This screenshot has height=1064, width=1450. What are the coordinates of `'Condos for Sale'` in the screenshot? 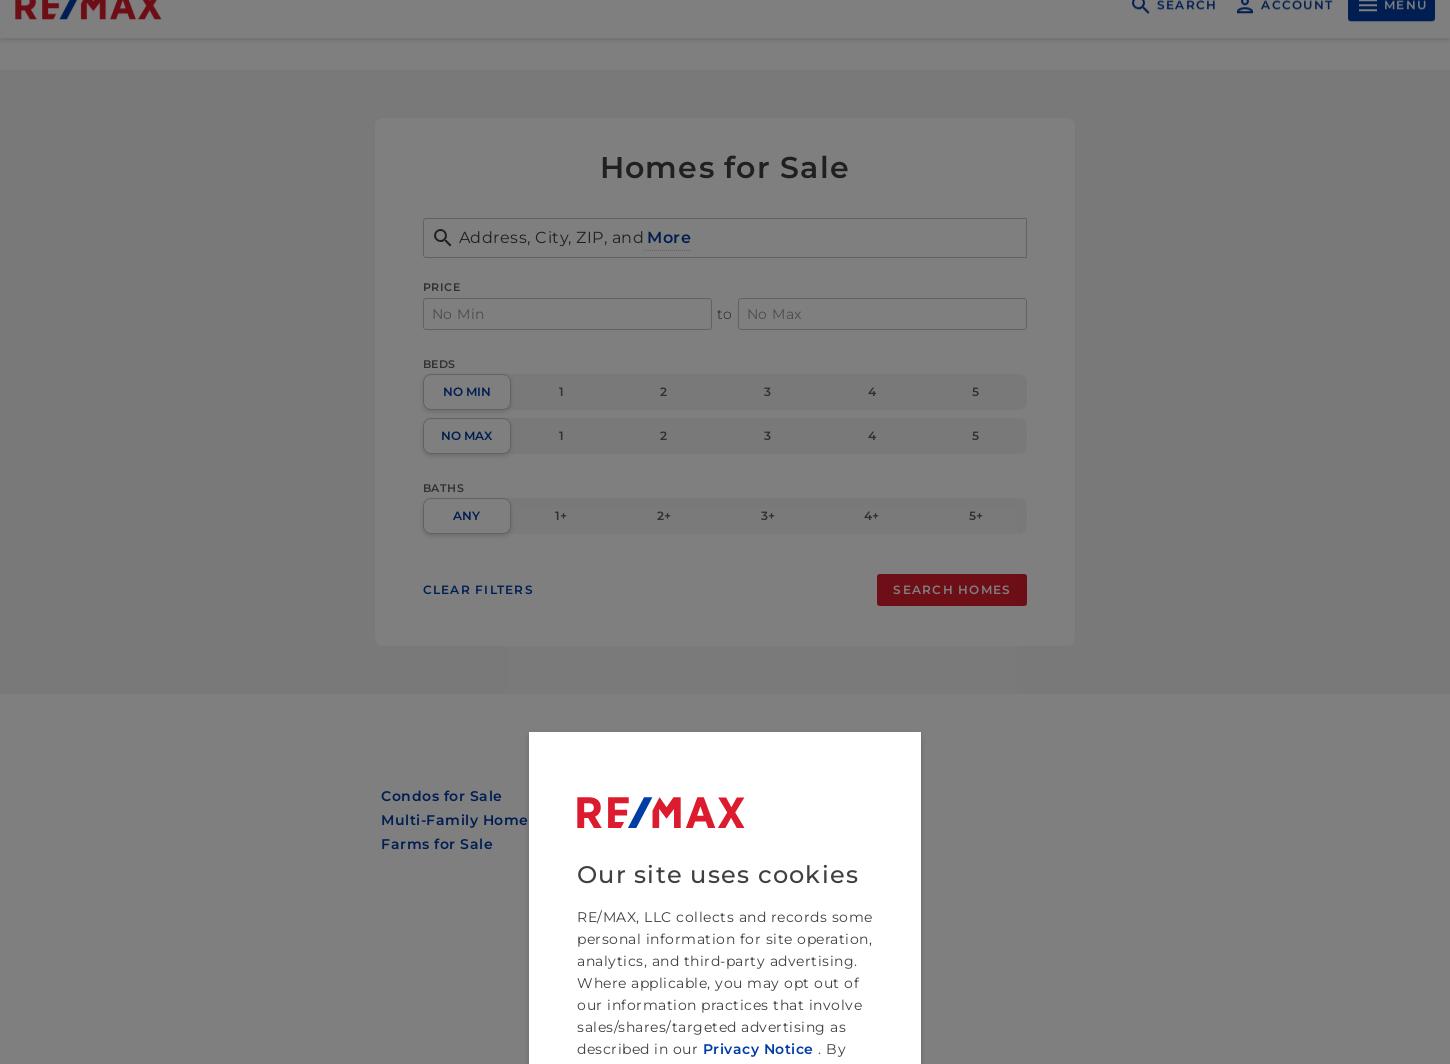 It's located at (440, 795).